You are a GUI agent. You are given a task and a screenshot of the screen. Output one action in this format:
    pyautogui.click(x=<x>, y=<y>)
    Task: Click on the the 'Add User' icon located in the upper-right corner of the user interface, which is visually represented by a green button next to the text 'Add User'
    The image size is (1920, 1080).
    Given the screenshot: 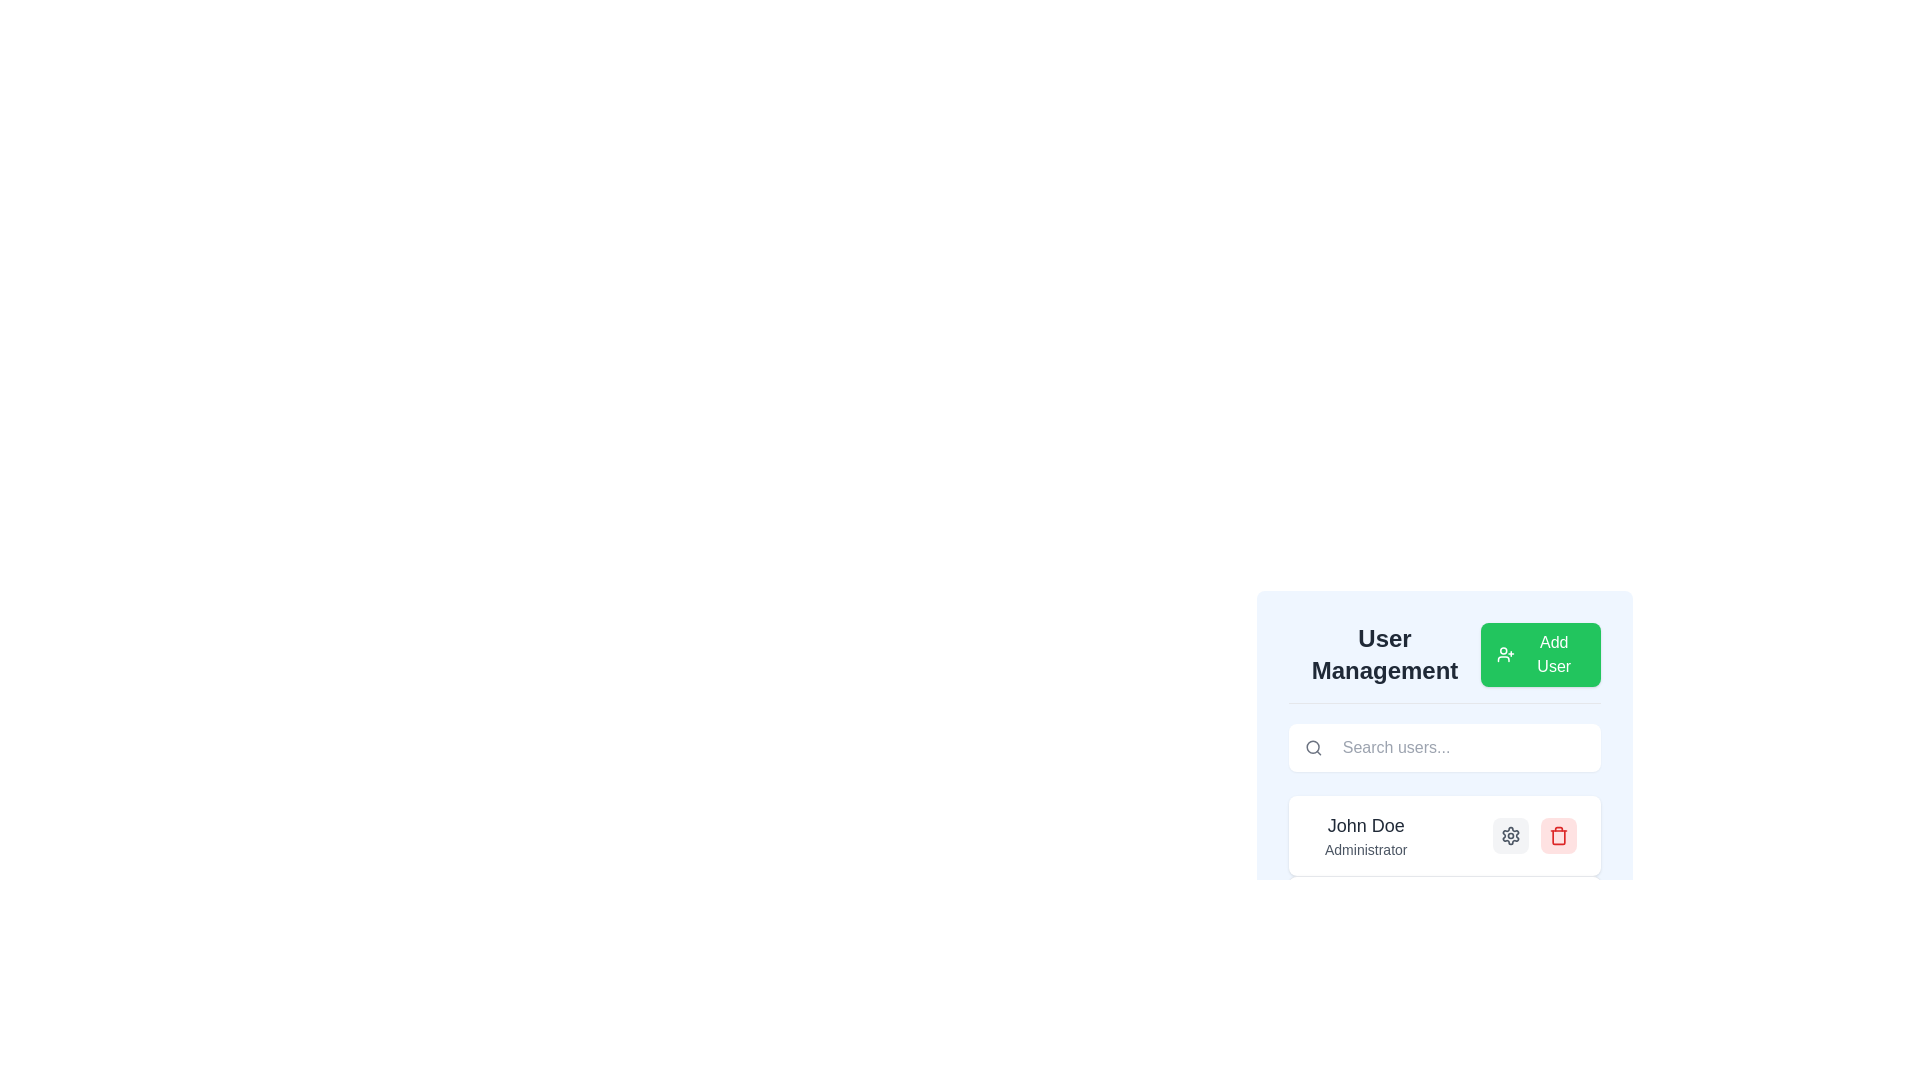 What is the action you would take?
    pyautogui.click(x=1506, y=655)
    